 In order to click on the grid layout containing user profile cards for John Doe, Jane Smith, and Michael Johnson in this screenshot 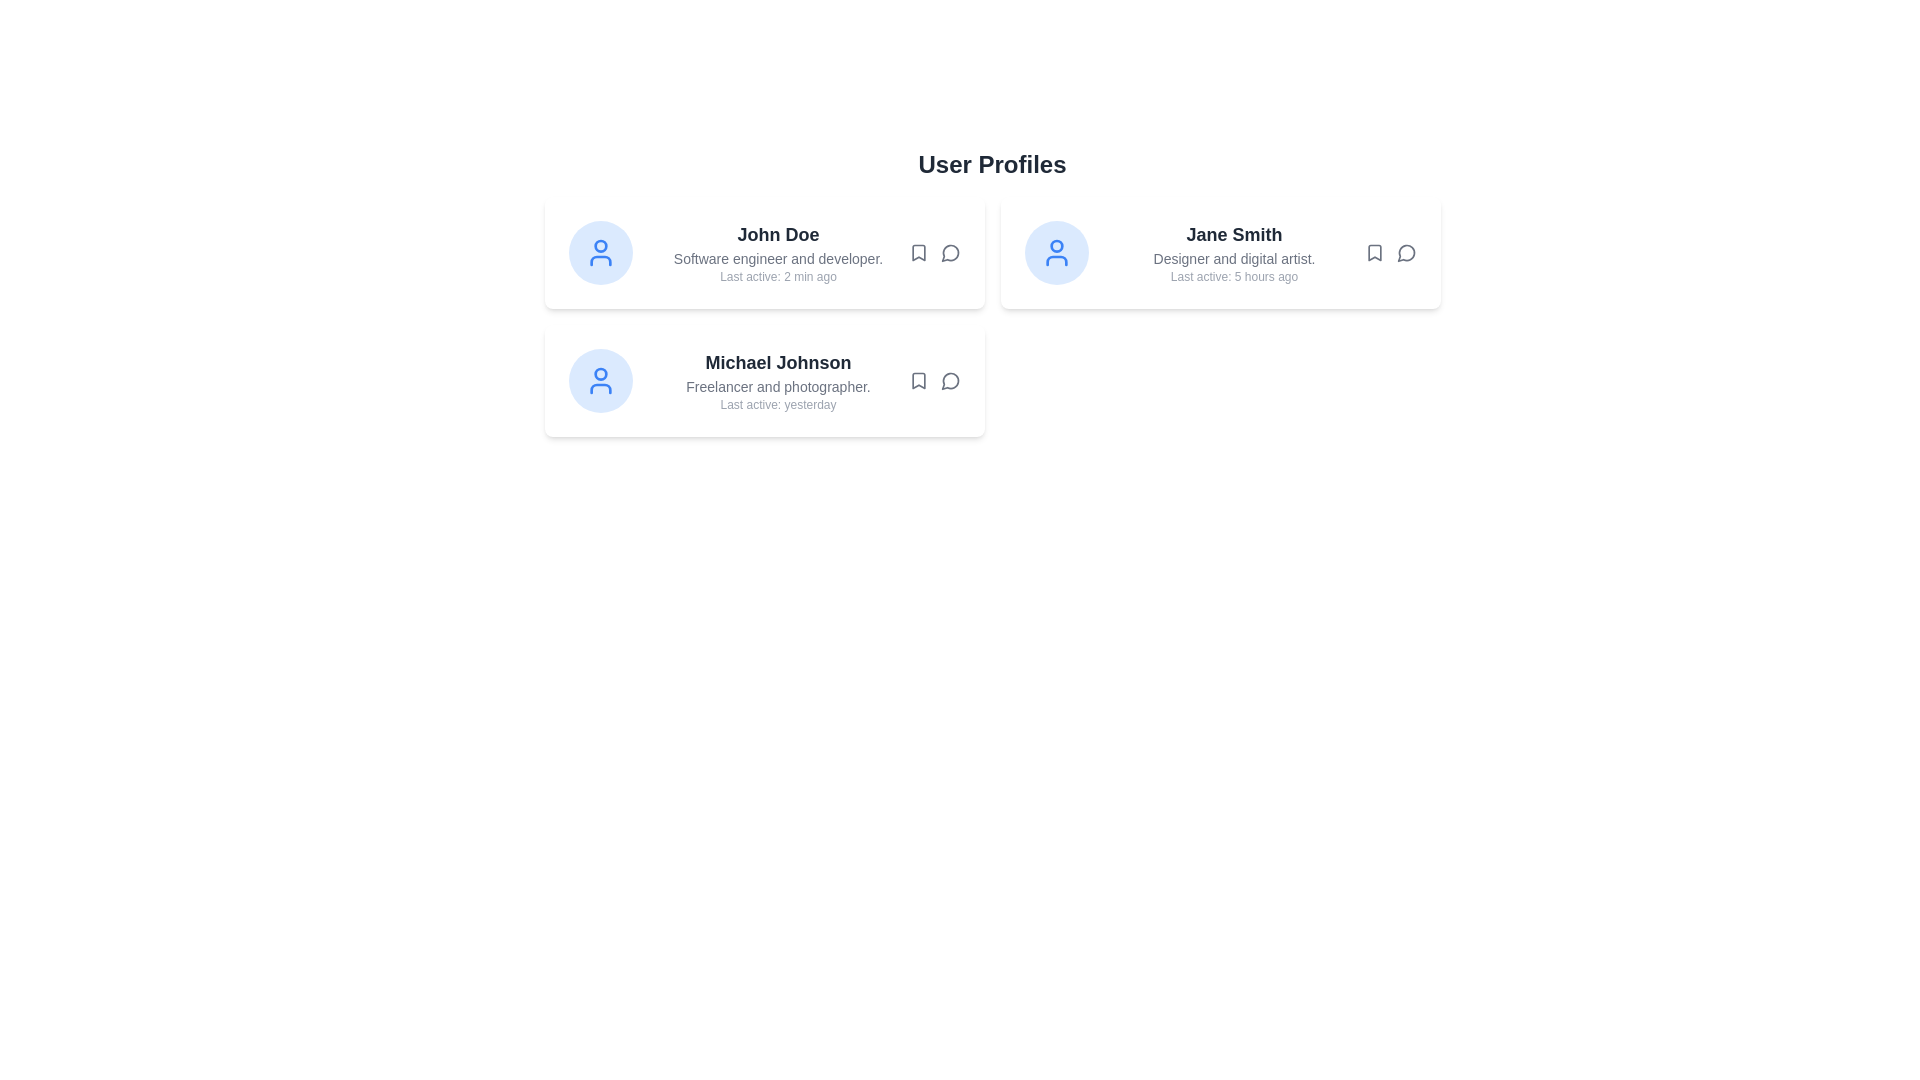, I will do `click(992, 315)`.